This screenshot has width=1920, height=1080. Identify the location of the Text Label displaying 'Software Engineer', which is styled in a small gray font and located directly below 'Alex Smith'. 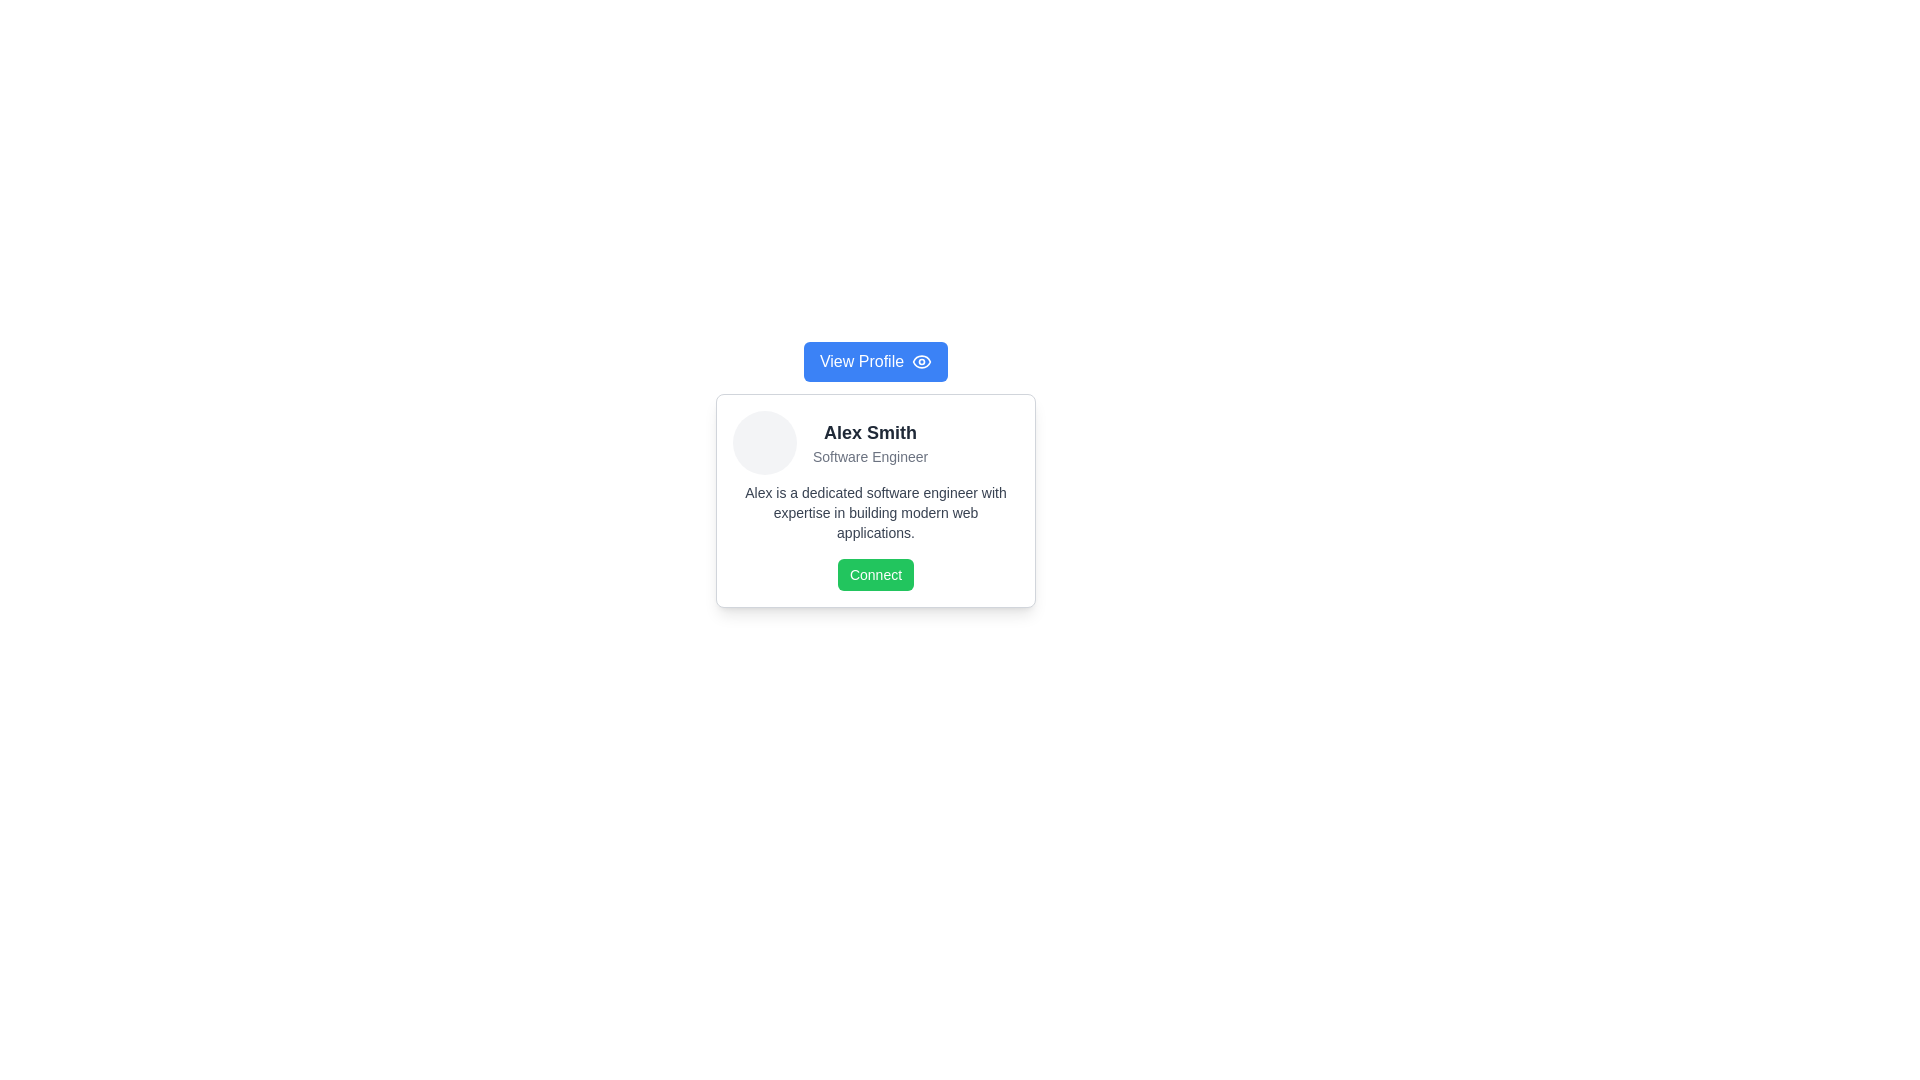
(870, 456).